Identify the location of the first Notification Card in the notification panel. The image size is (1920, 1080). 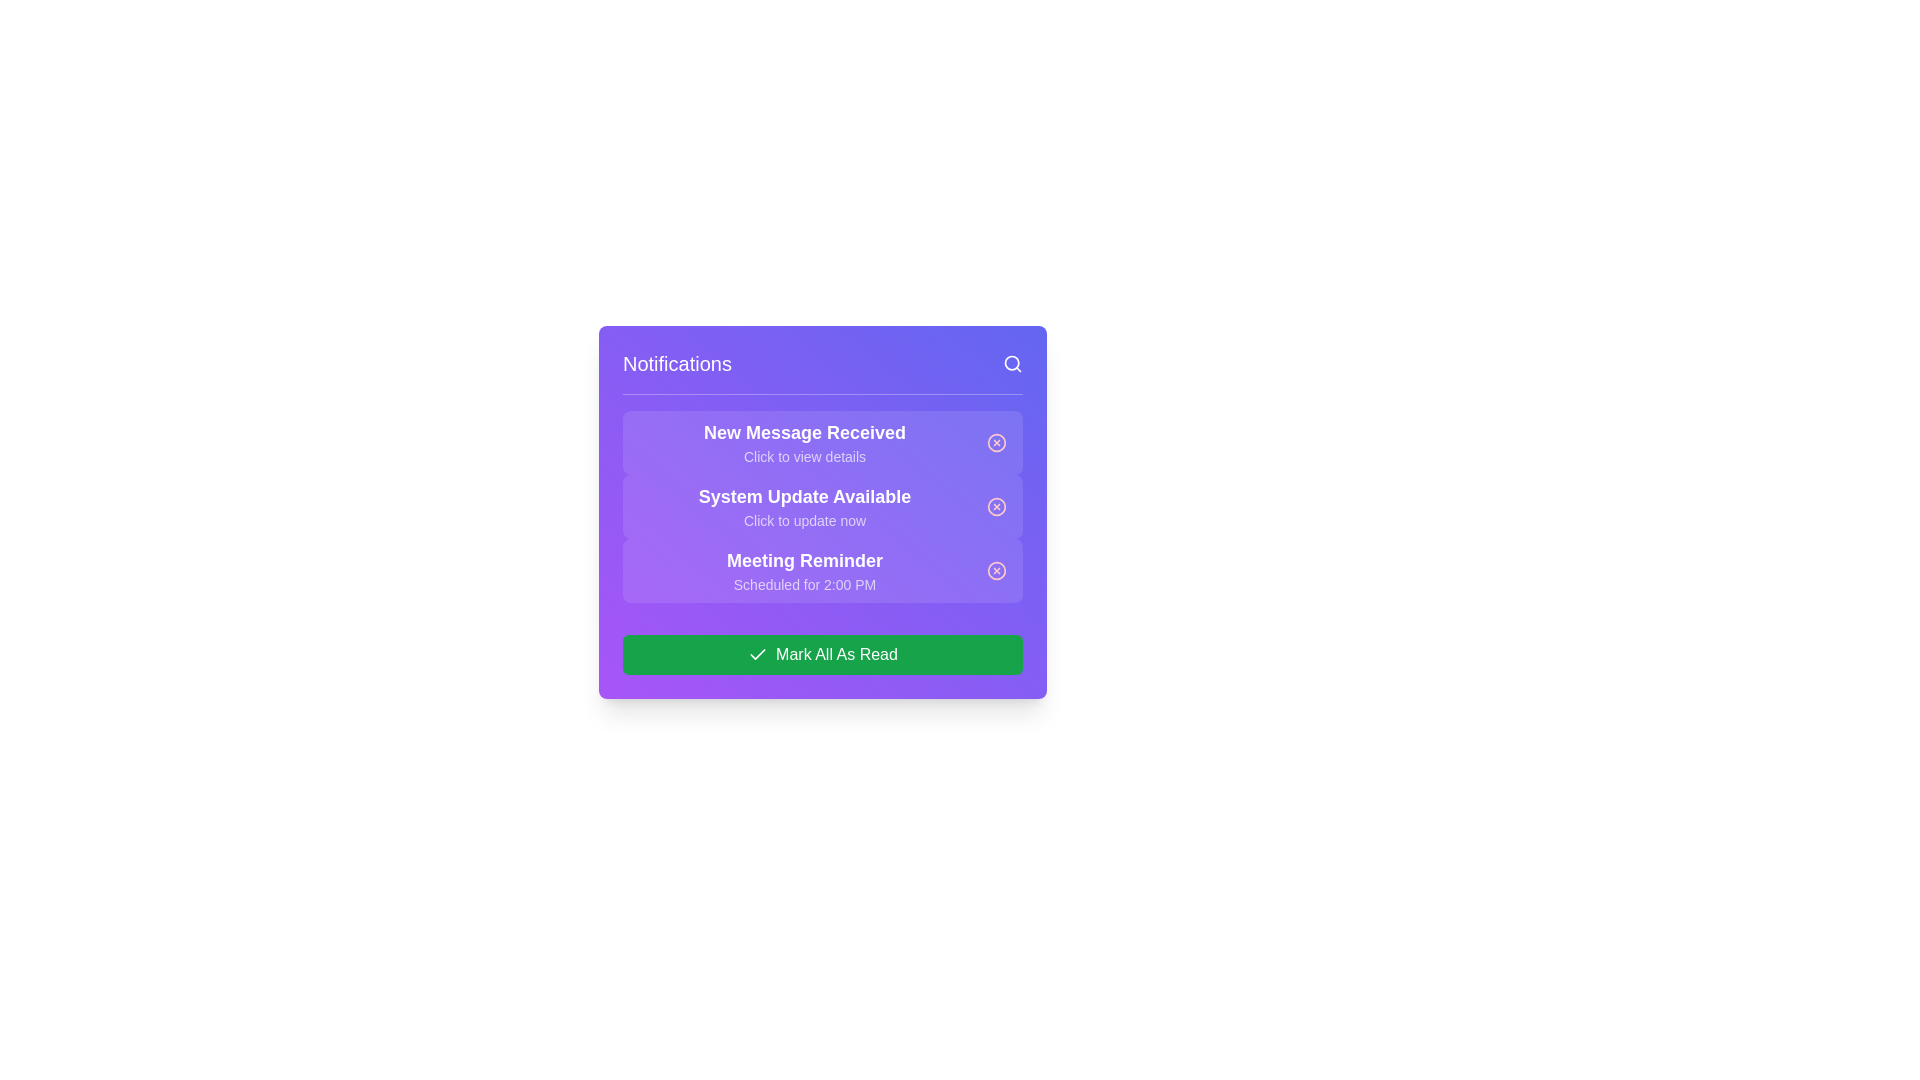
(822, 442).